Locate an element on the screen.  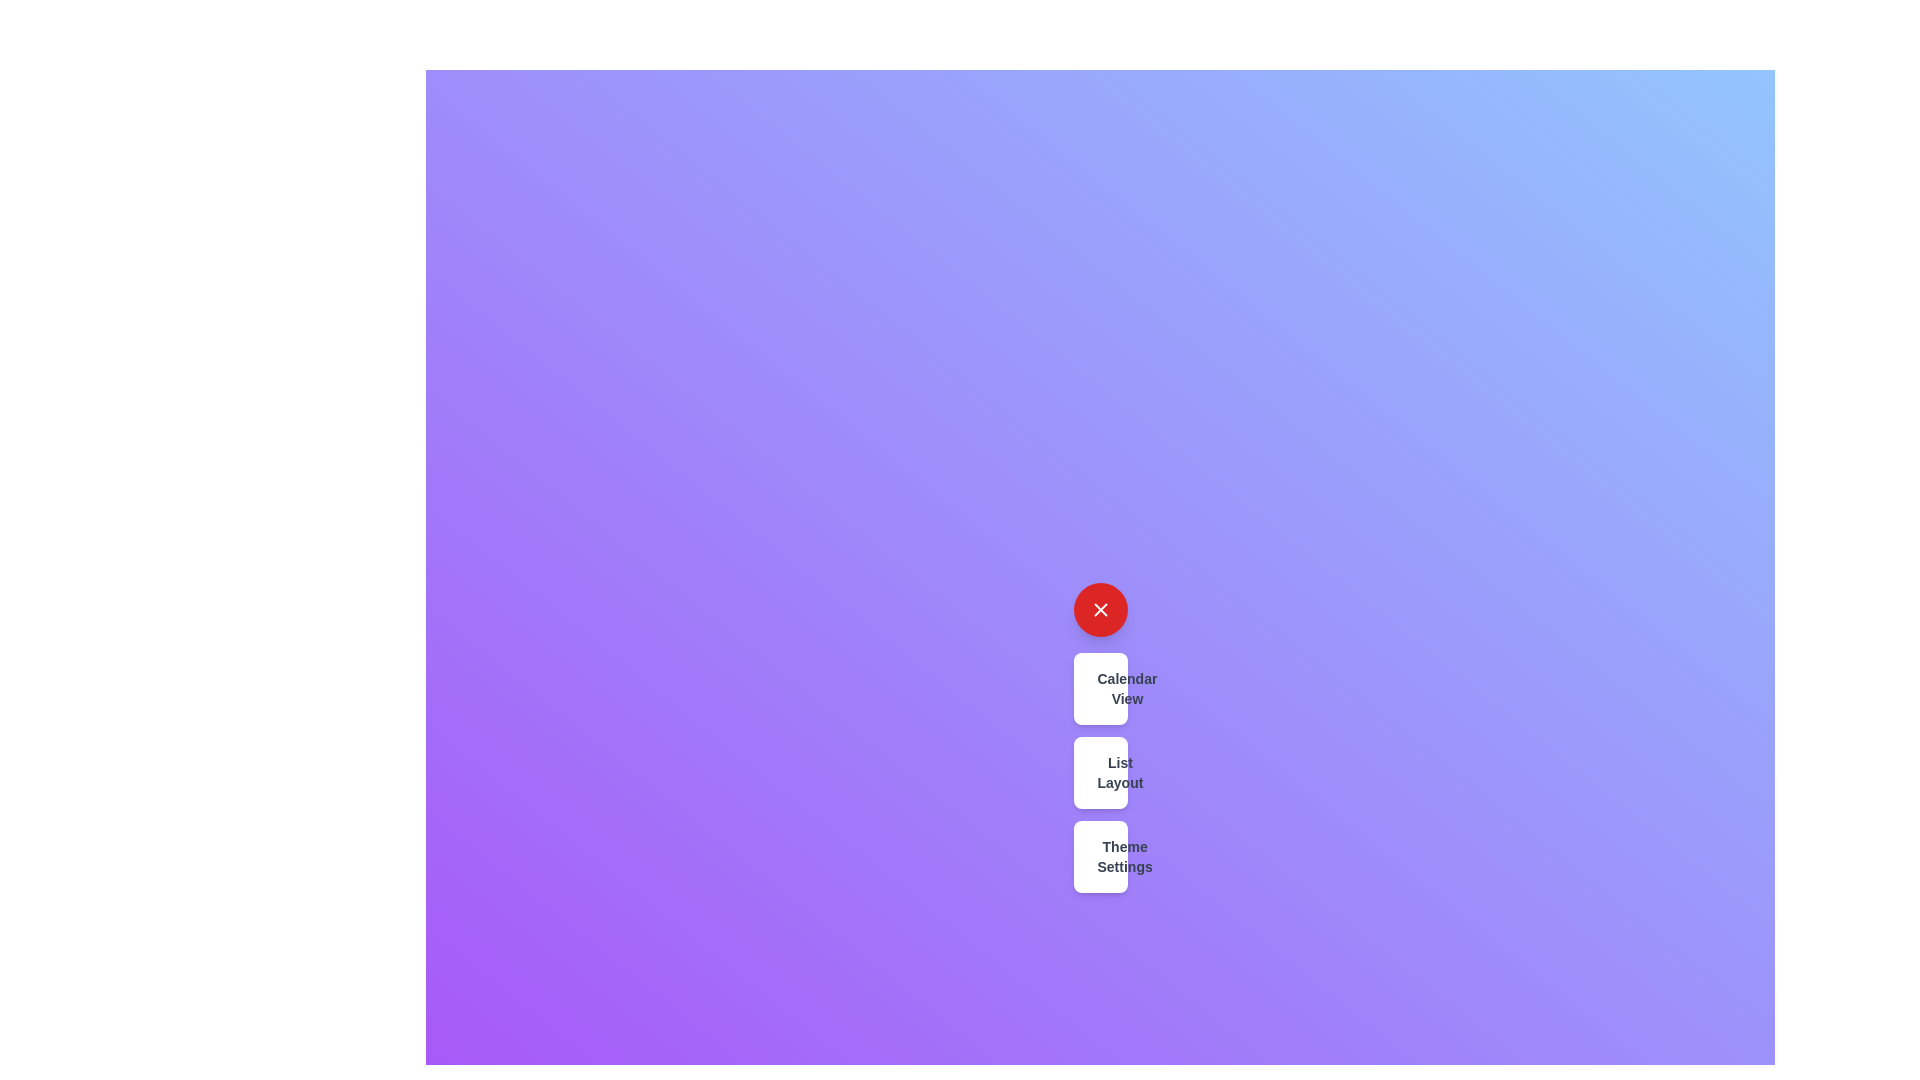
the 'Theme Settings' button to activate the action is located at coordinates (1099, 855).